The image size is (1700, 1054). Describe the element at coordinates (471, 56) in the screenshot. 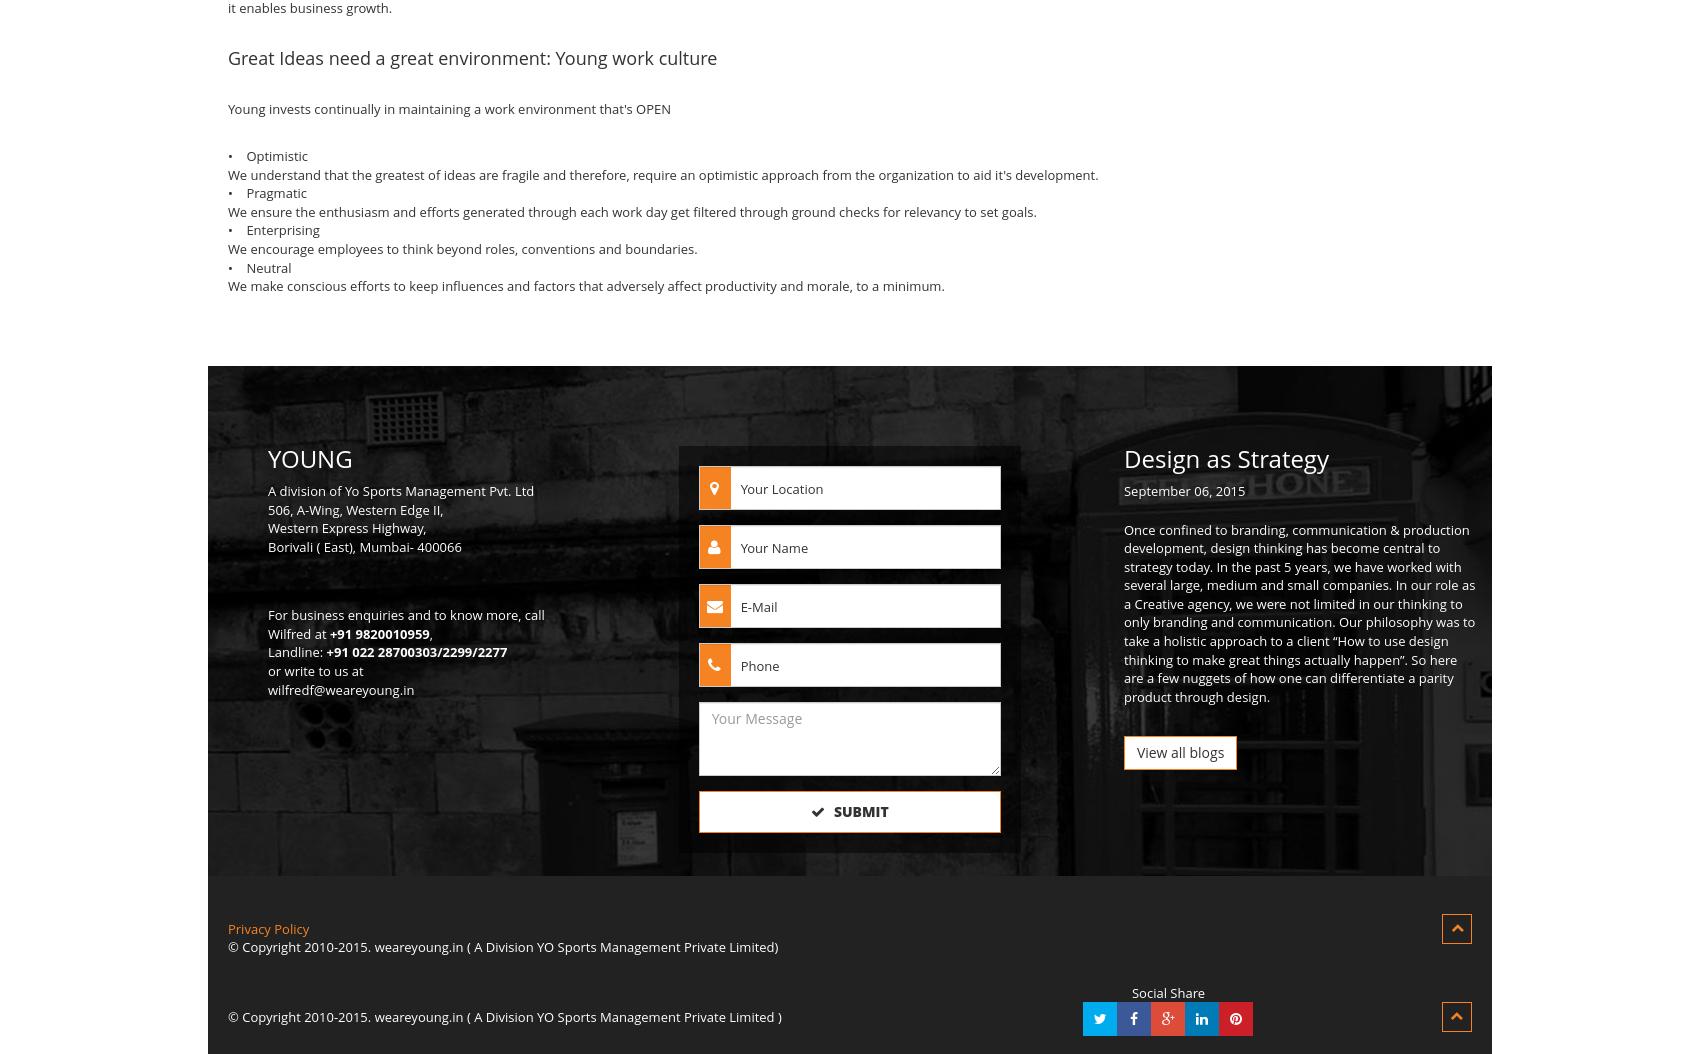

I see `'Great Ideas need a great environment: Young work culture'` at that location.